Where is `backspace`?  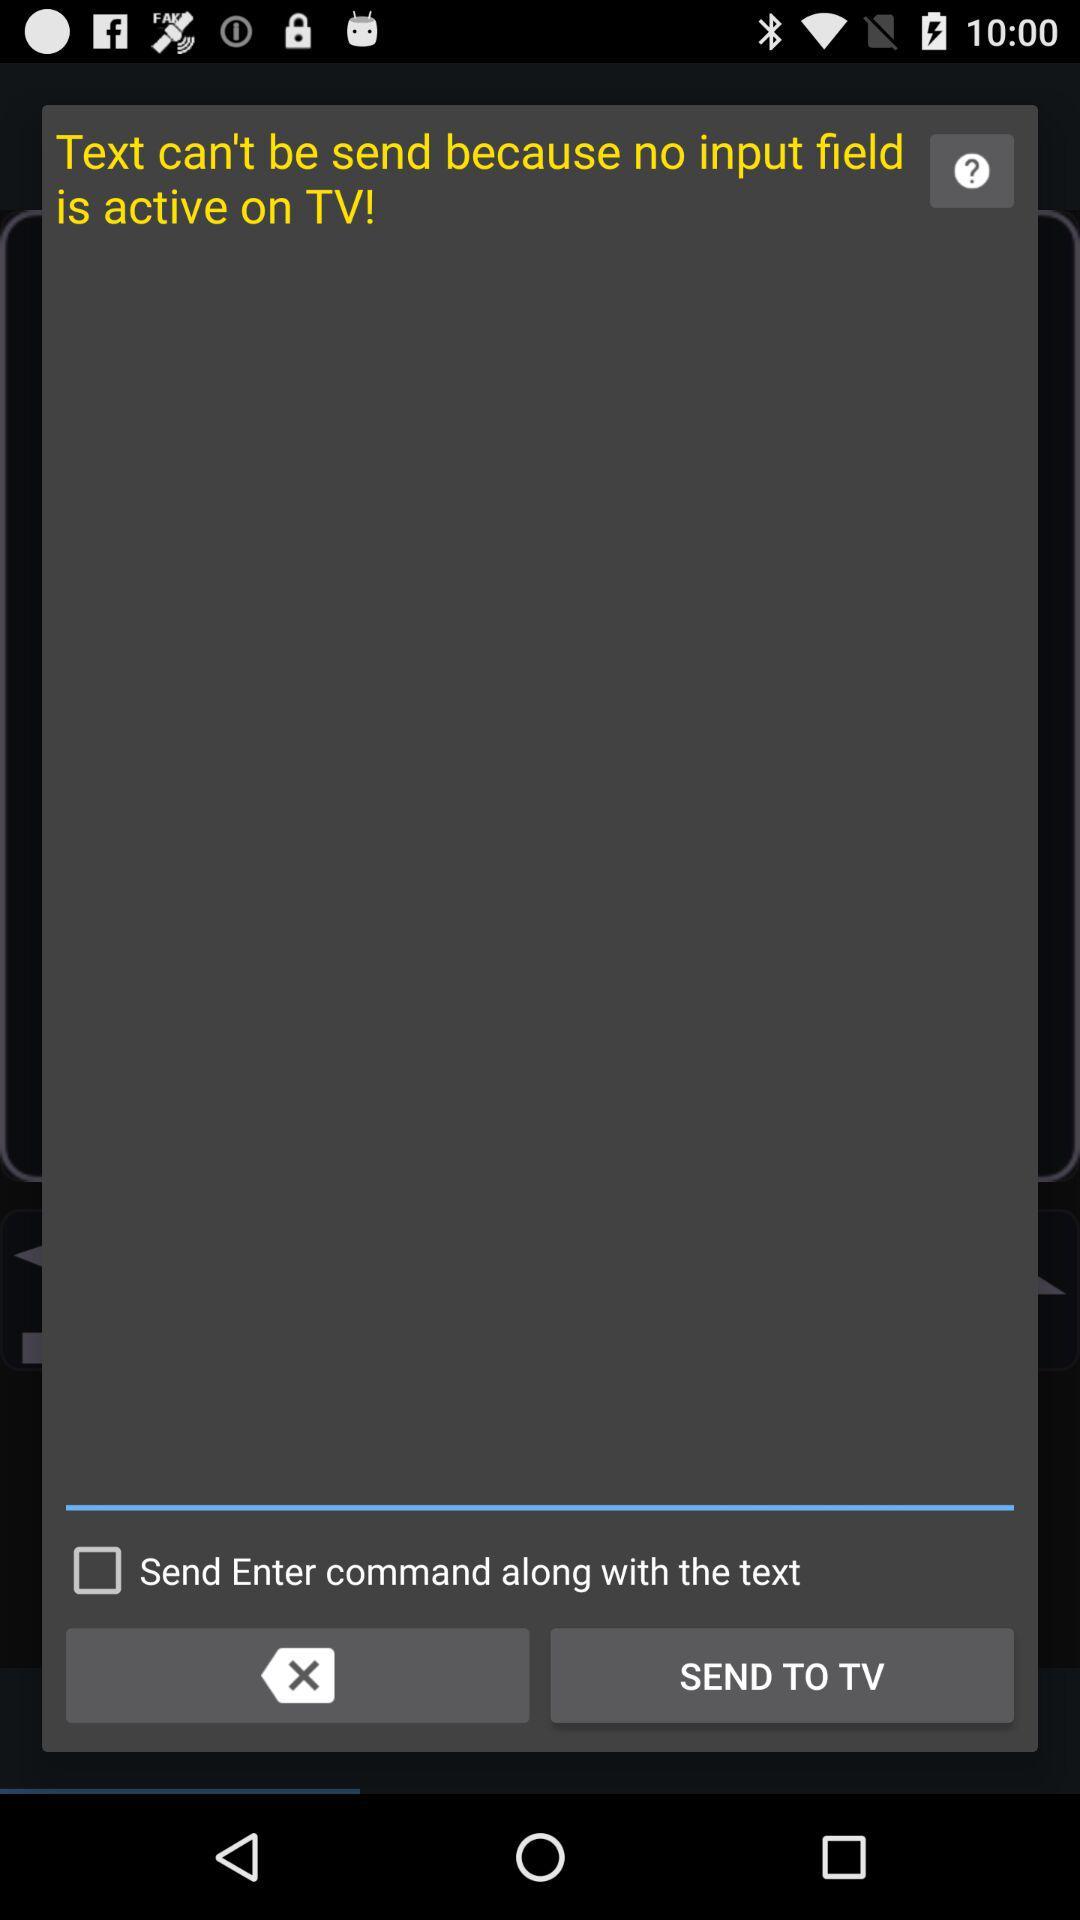 backspace is located at coordinates (297, 1675).